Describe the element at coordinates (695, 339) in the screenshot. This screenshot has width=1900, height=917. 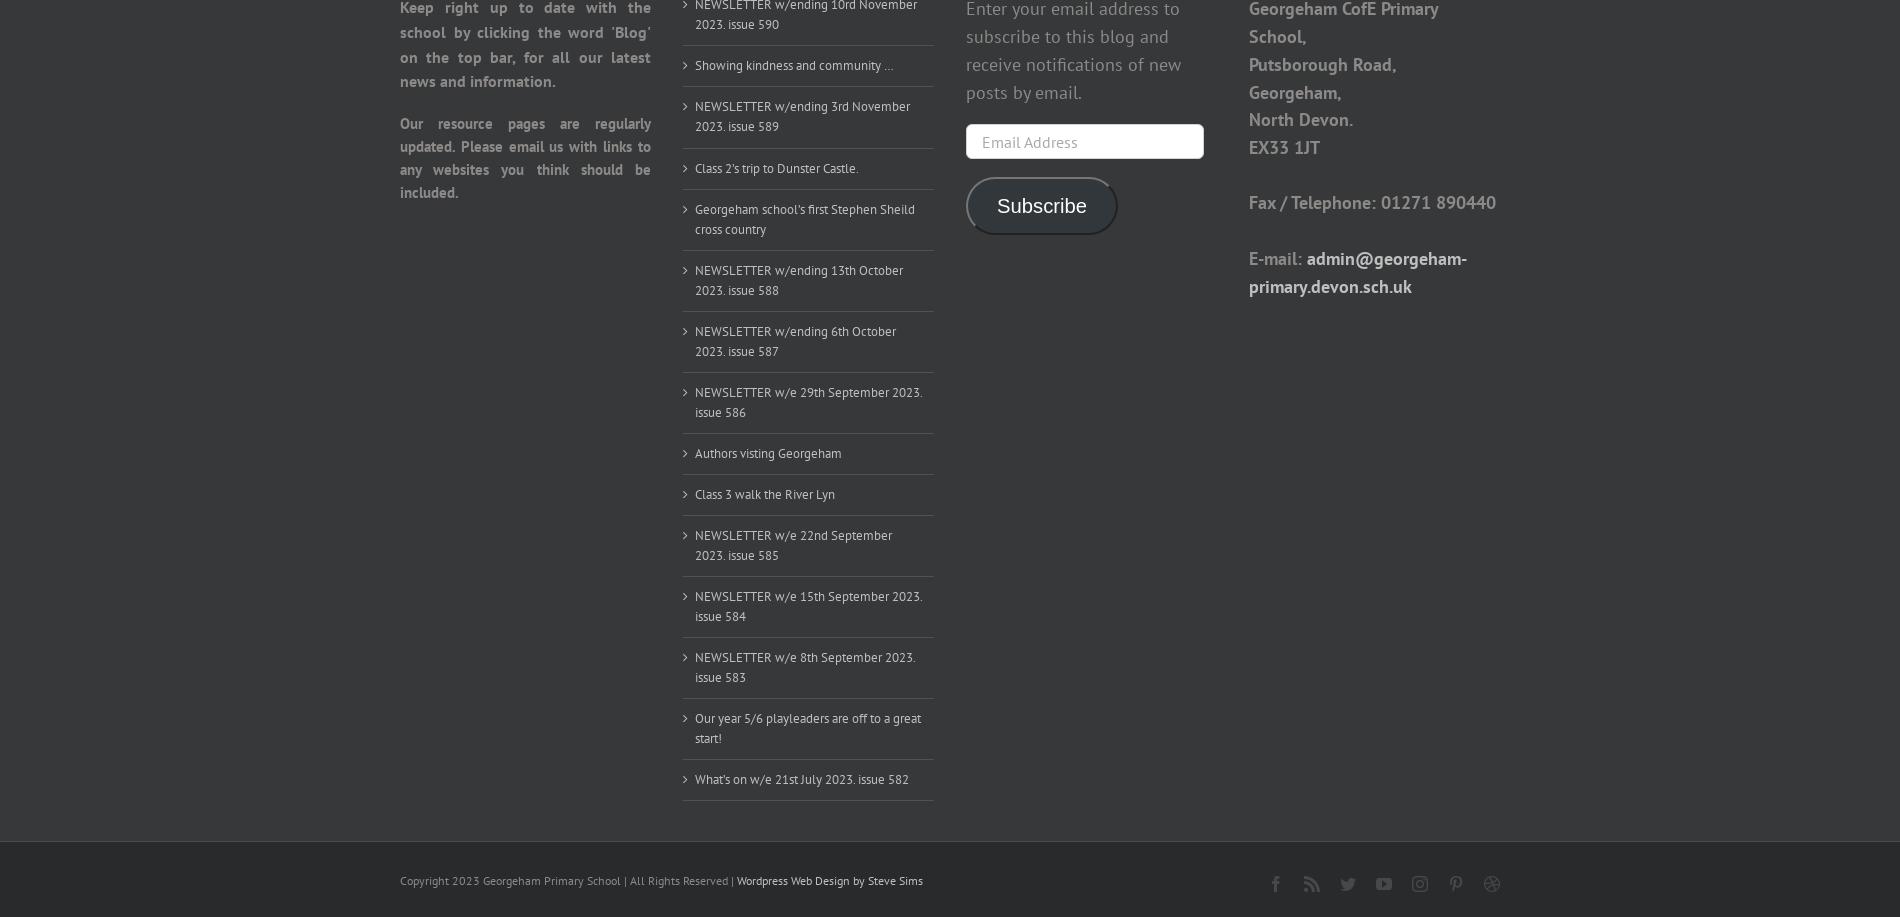
I see `'NEWSLETTER w/ending 6th October 2023. issue 587'` at that location.